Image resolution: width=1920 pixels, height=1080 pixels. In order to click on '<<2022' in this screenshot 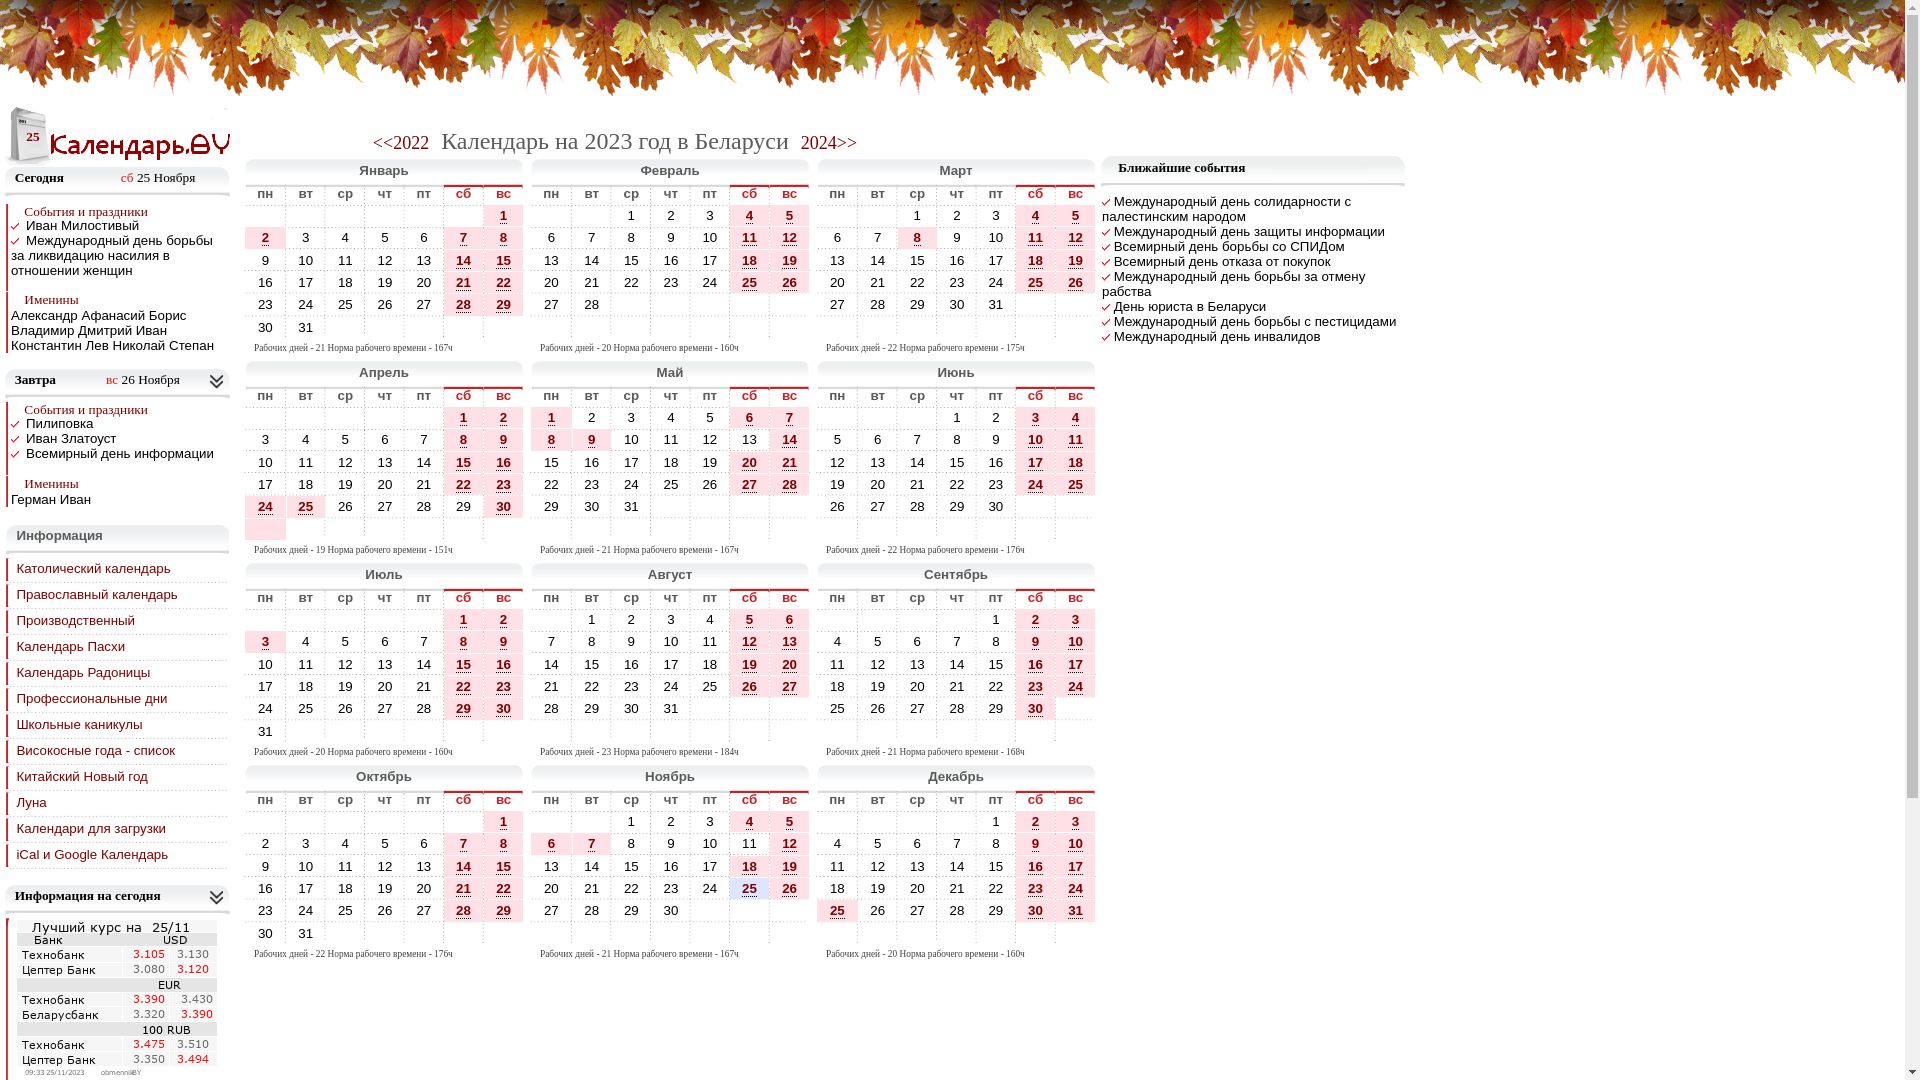, I will do `click(373, 141)`.